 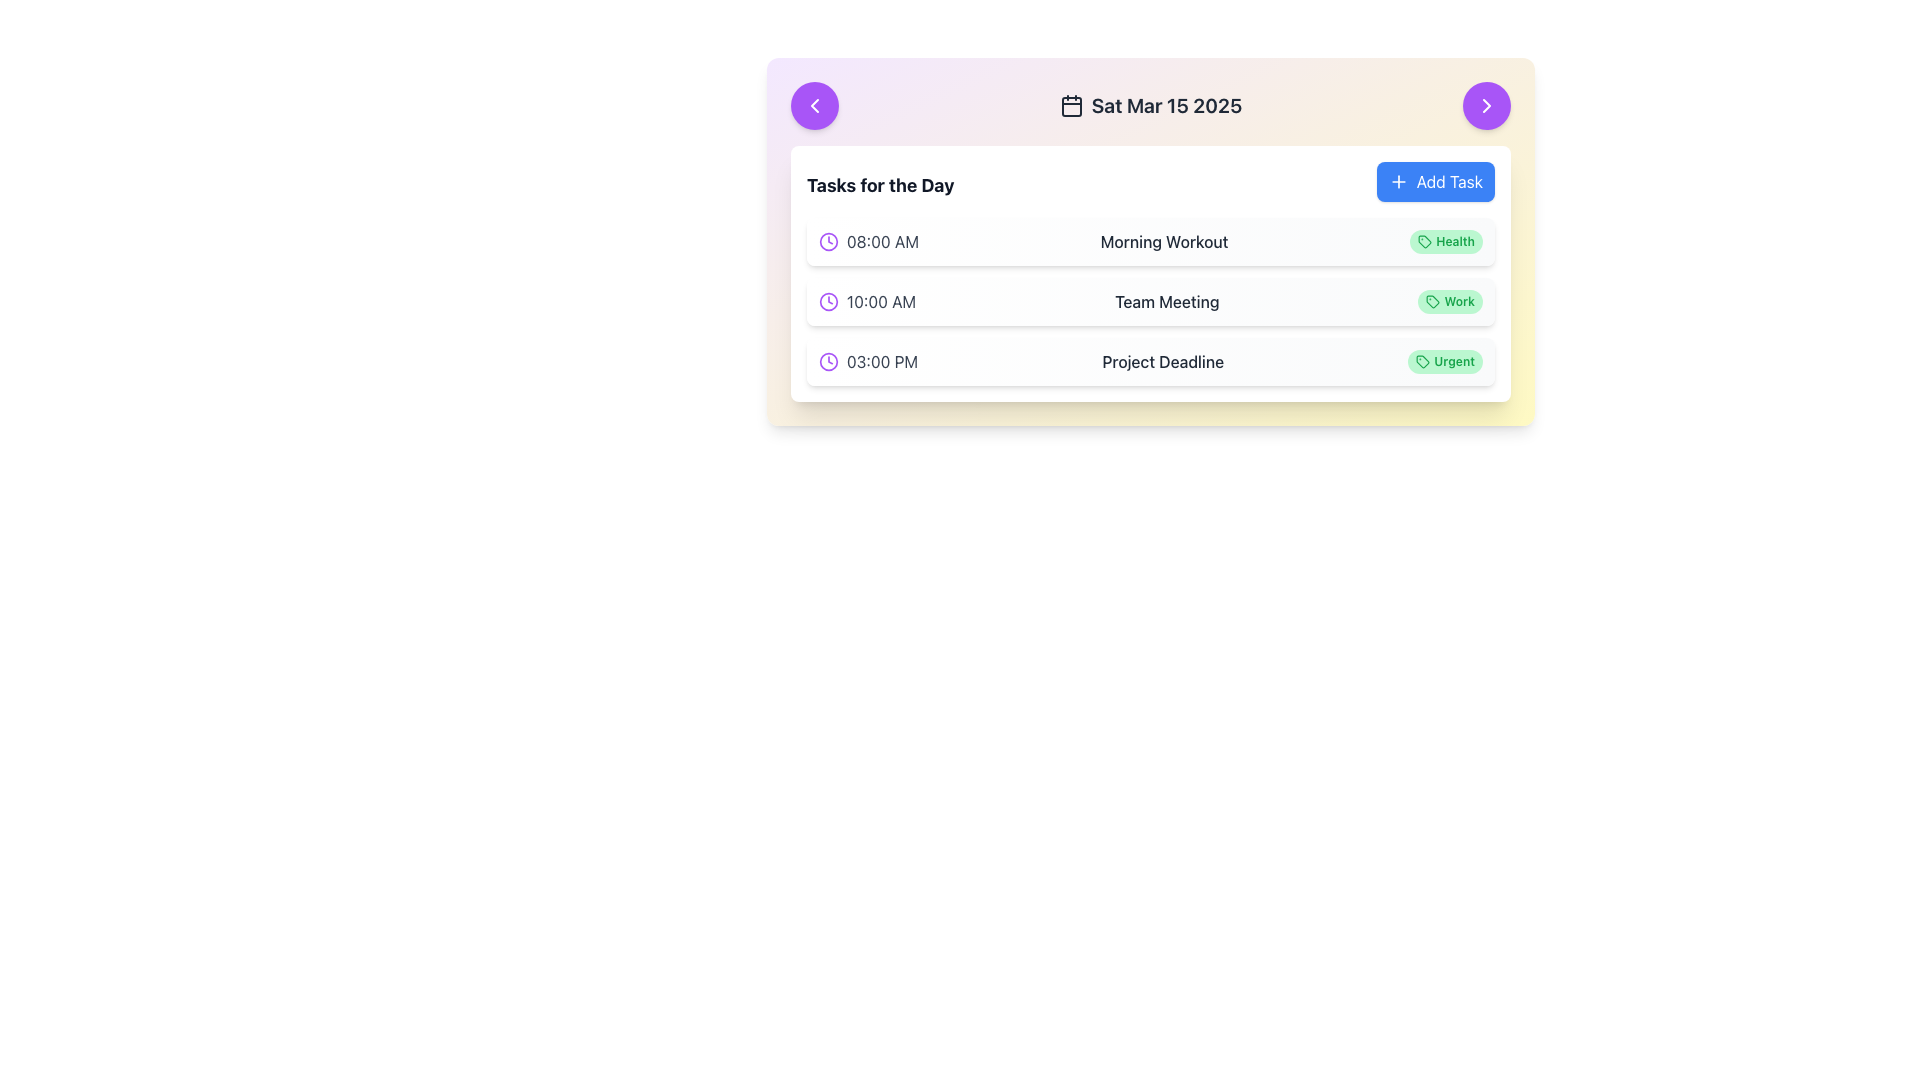 I want to click on the back navigation button located on the far-left side of the header section to observe its hover effects, so click(x=815, y=105).